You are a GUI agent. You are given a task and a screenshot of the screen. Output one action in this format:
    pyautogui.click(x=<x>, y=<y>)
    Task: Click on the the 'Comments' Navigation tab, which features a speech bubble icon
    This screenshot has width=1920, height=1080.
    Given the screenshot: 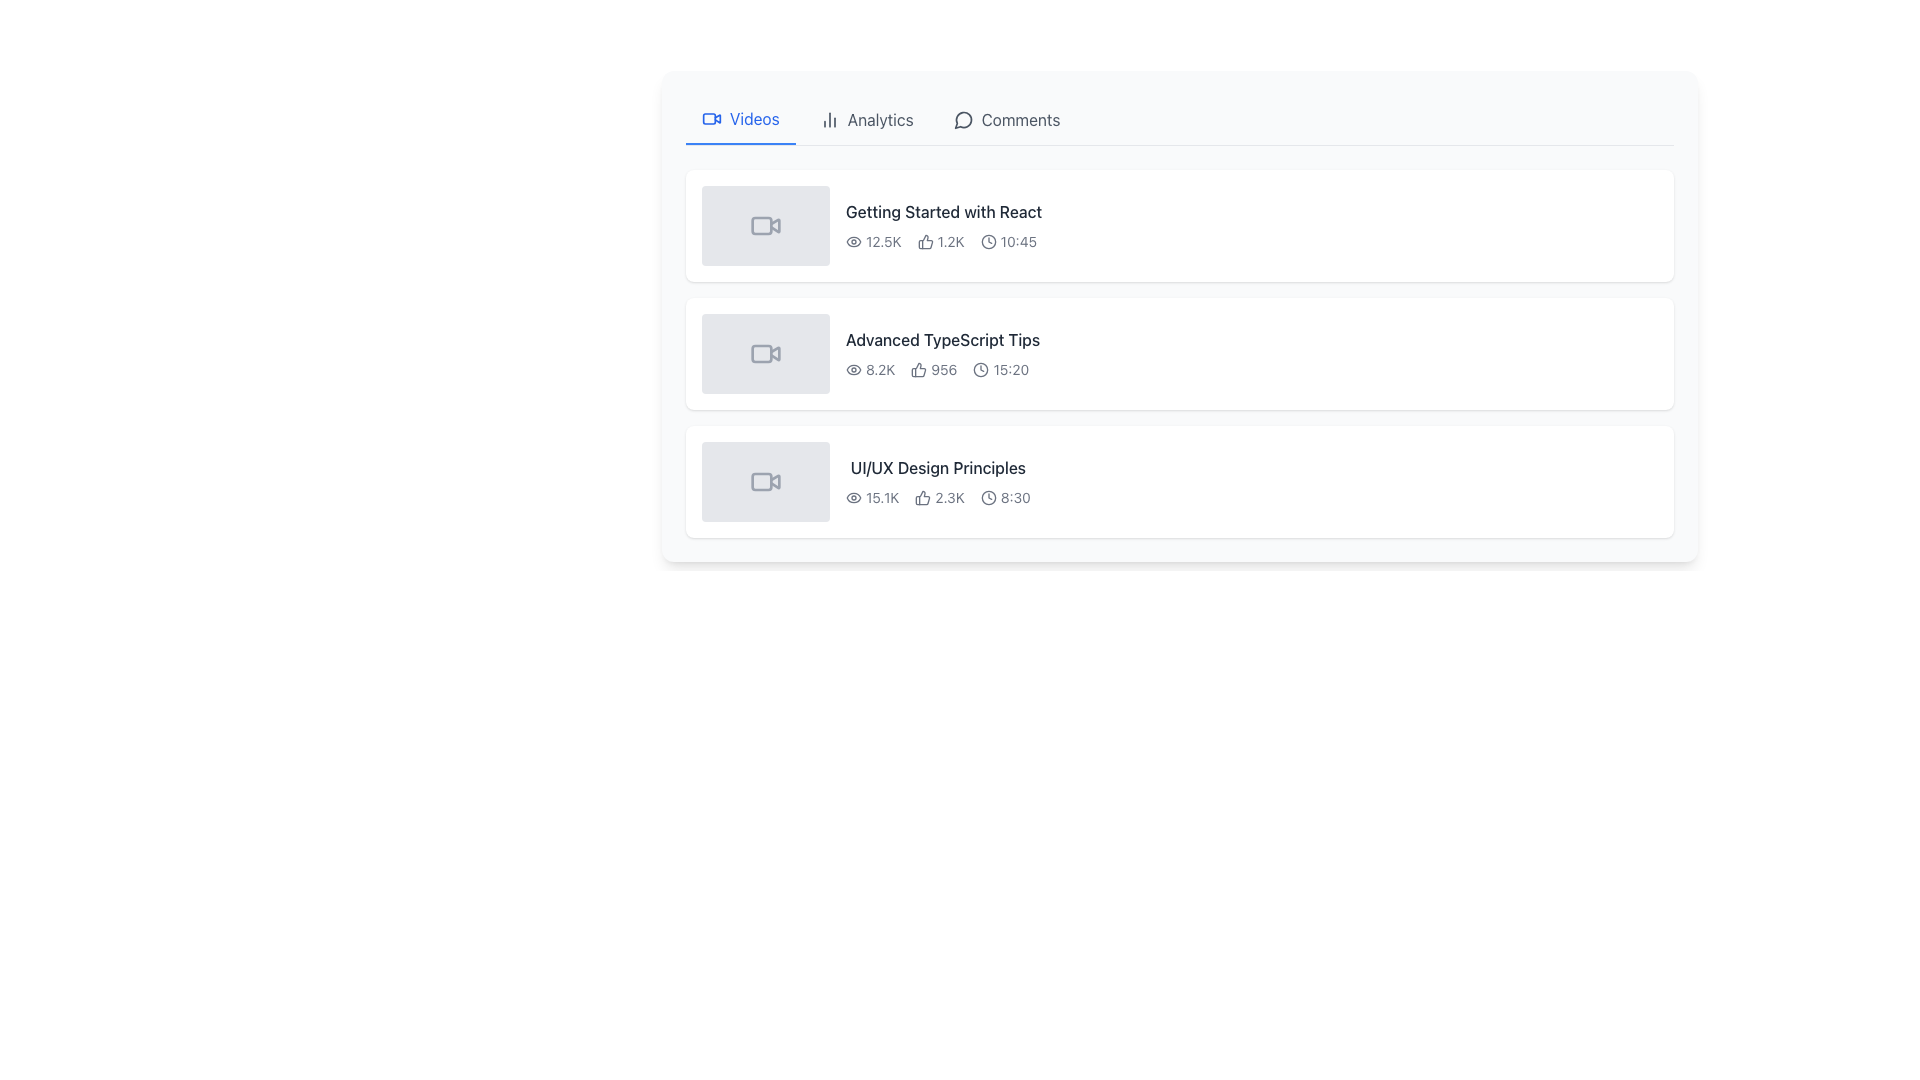 What is the action you would take?
    pyautogui.click(x=1007, y=119)
    